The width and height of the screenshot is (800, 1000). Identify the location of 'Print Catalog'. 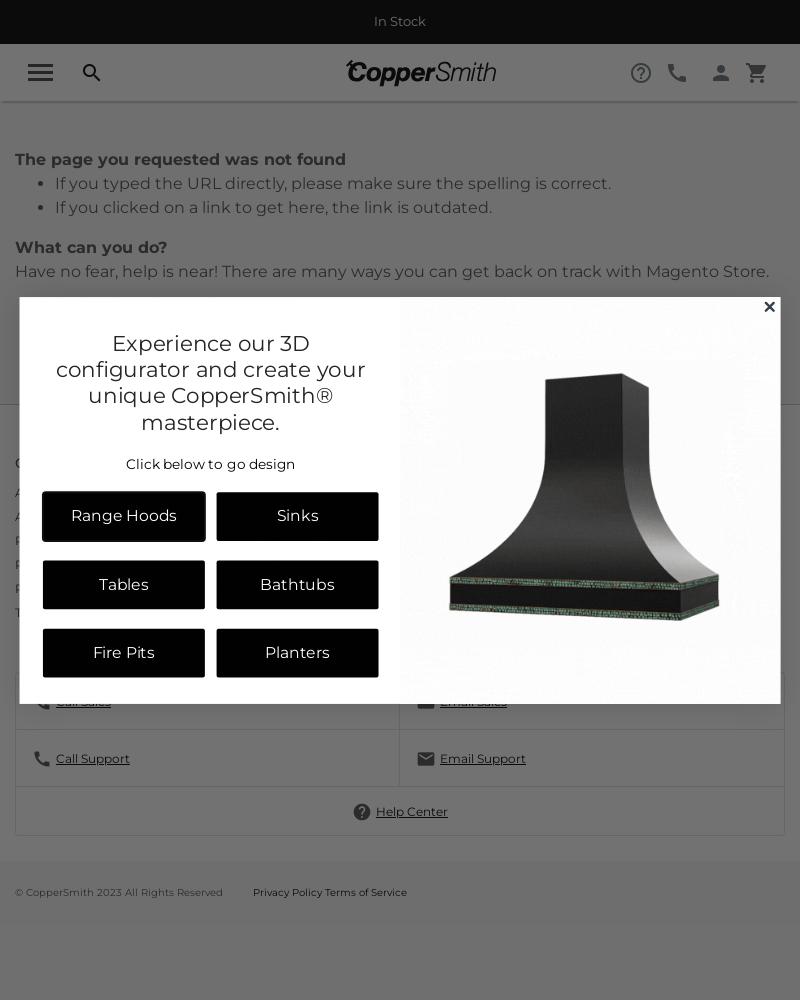
(253, 610).